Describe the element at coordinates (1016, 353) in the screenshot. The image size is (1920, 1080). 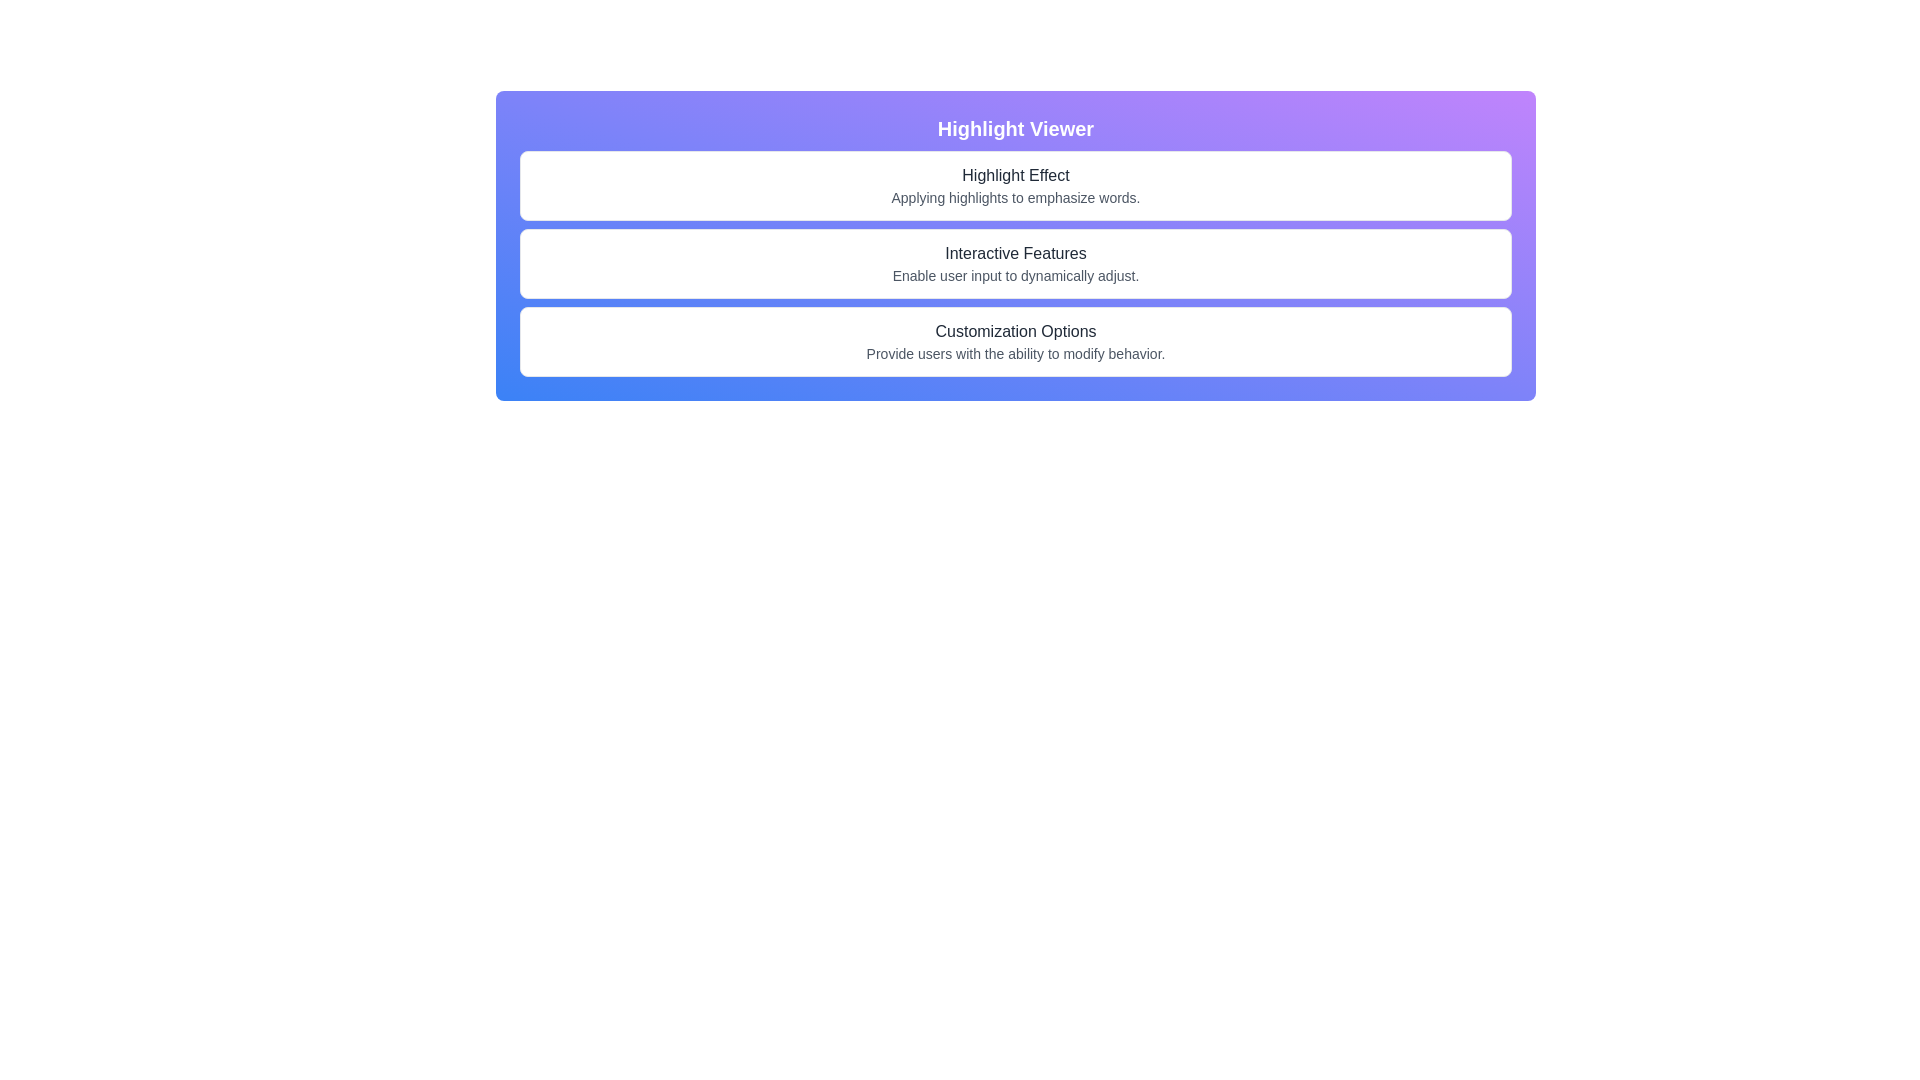
I see `the text element that reads 'Provide users with the ability to modify behavior.' which is styled in a smaller gray font and located directly beneath 'Customization Options'` at that location.